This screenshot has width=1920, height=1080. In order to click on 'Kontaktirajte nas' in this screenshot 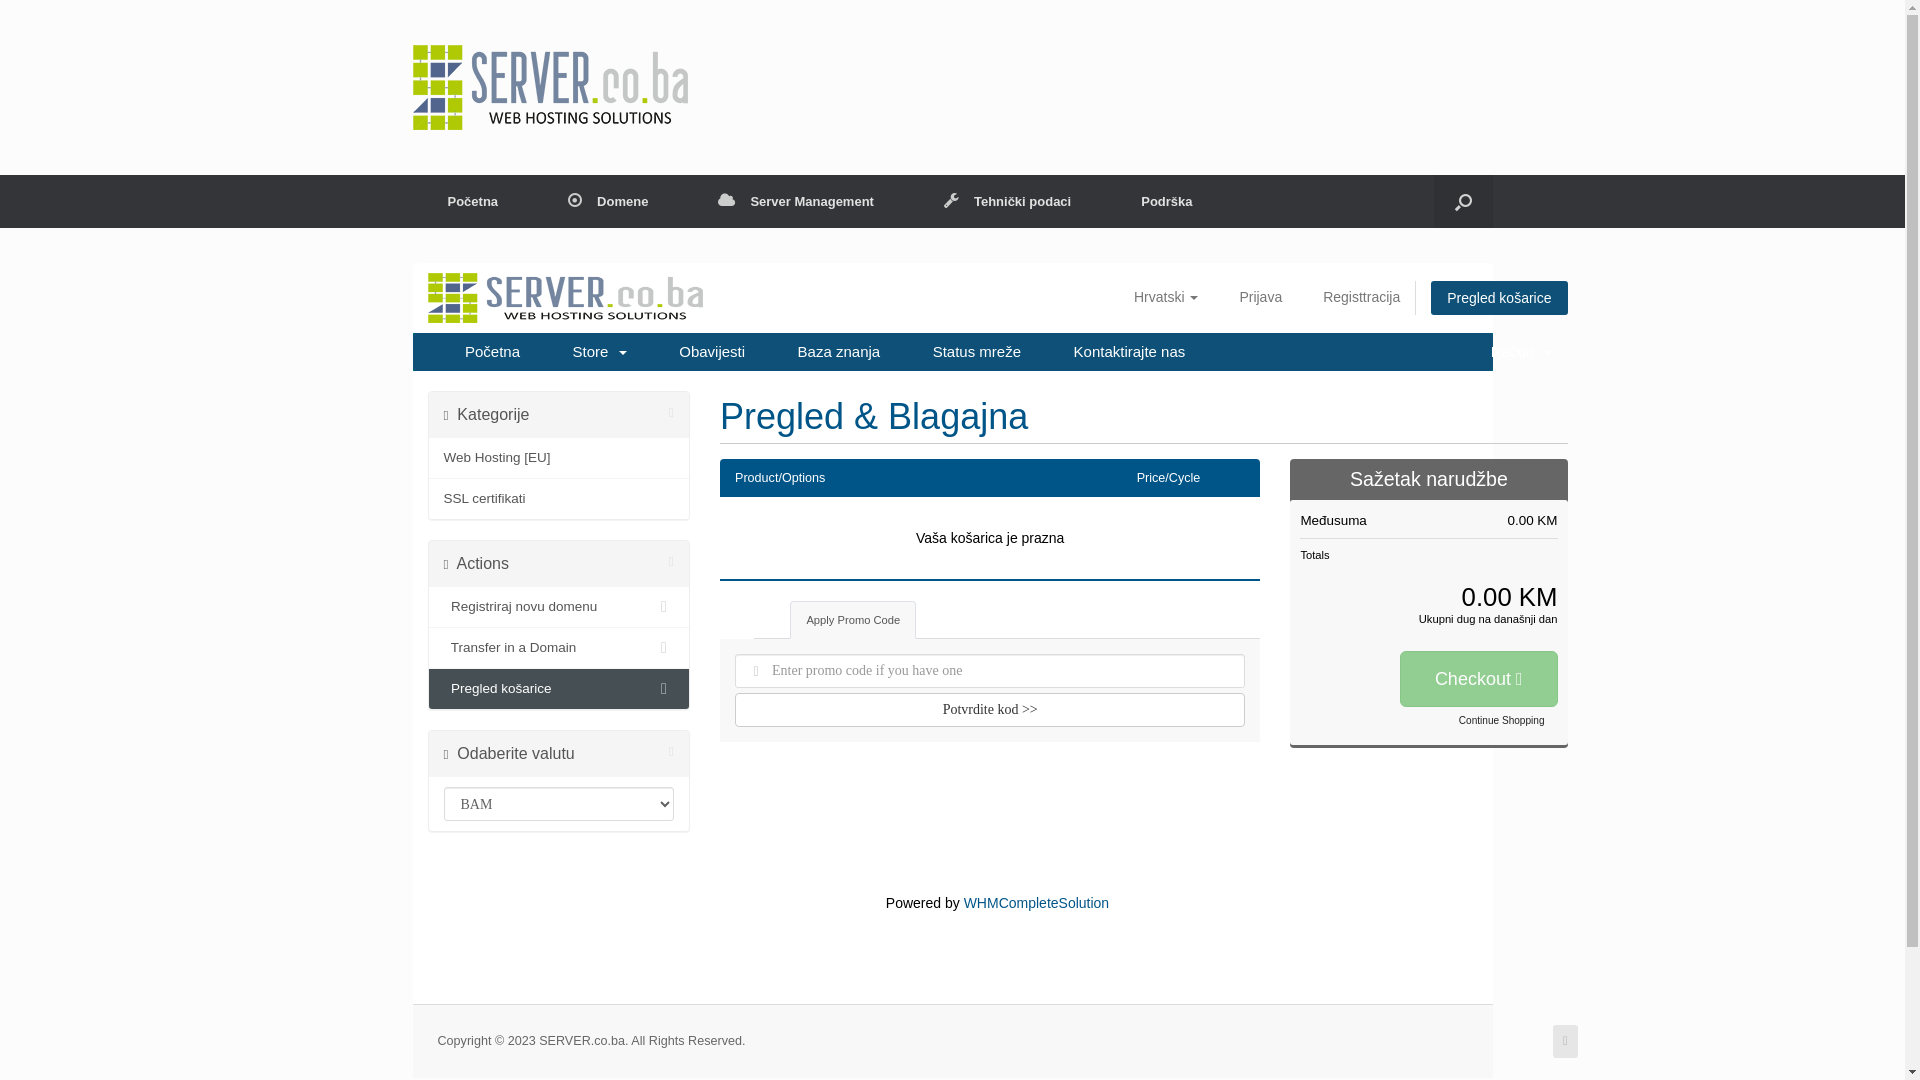, I will do `click(1058, 350)`.